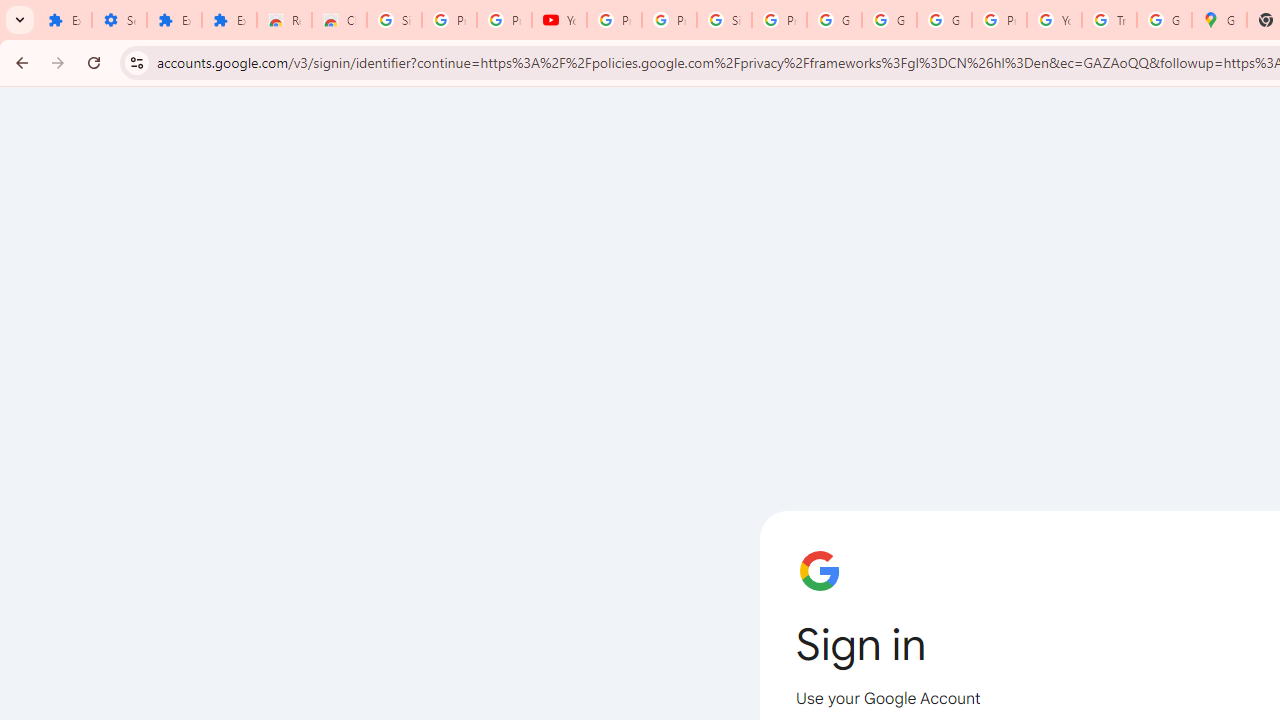  I want to click on 'Settings', so click(118, 20).